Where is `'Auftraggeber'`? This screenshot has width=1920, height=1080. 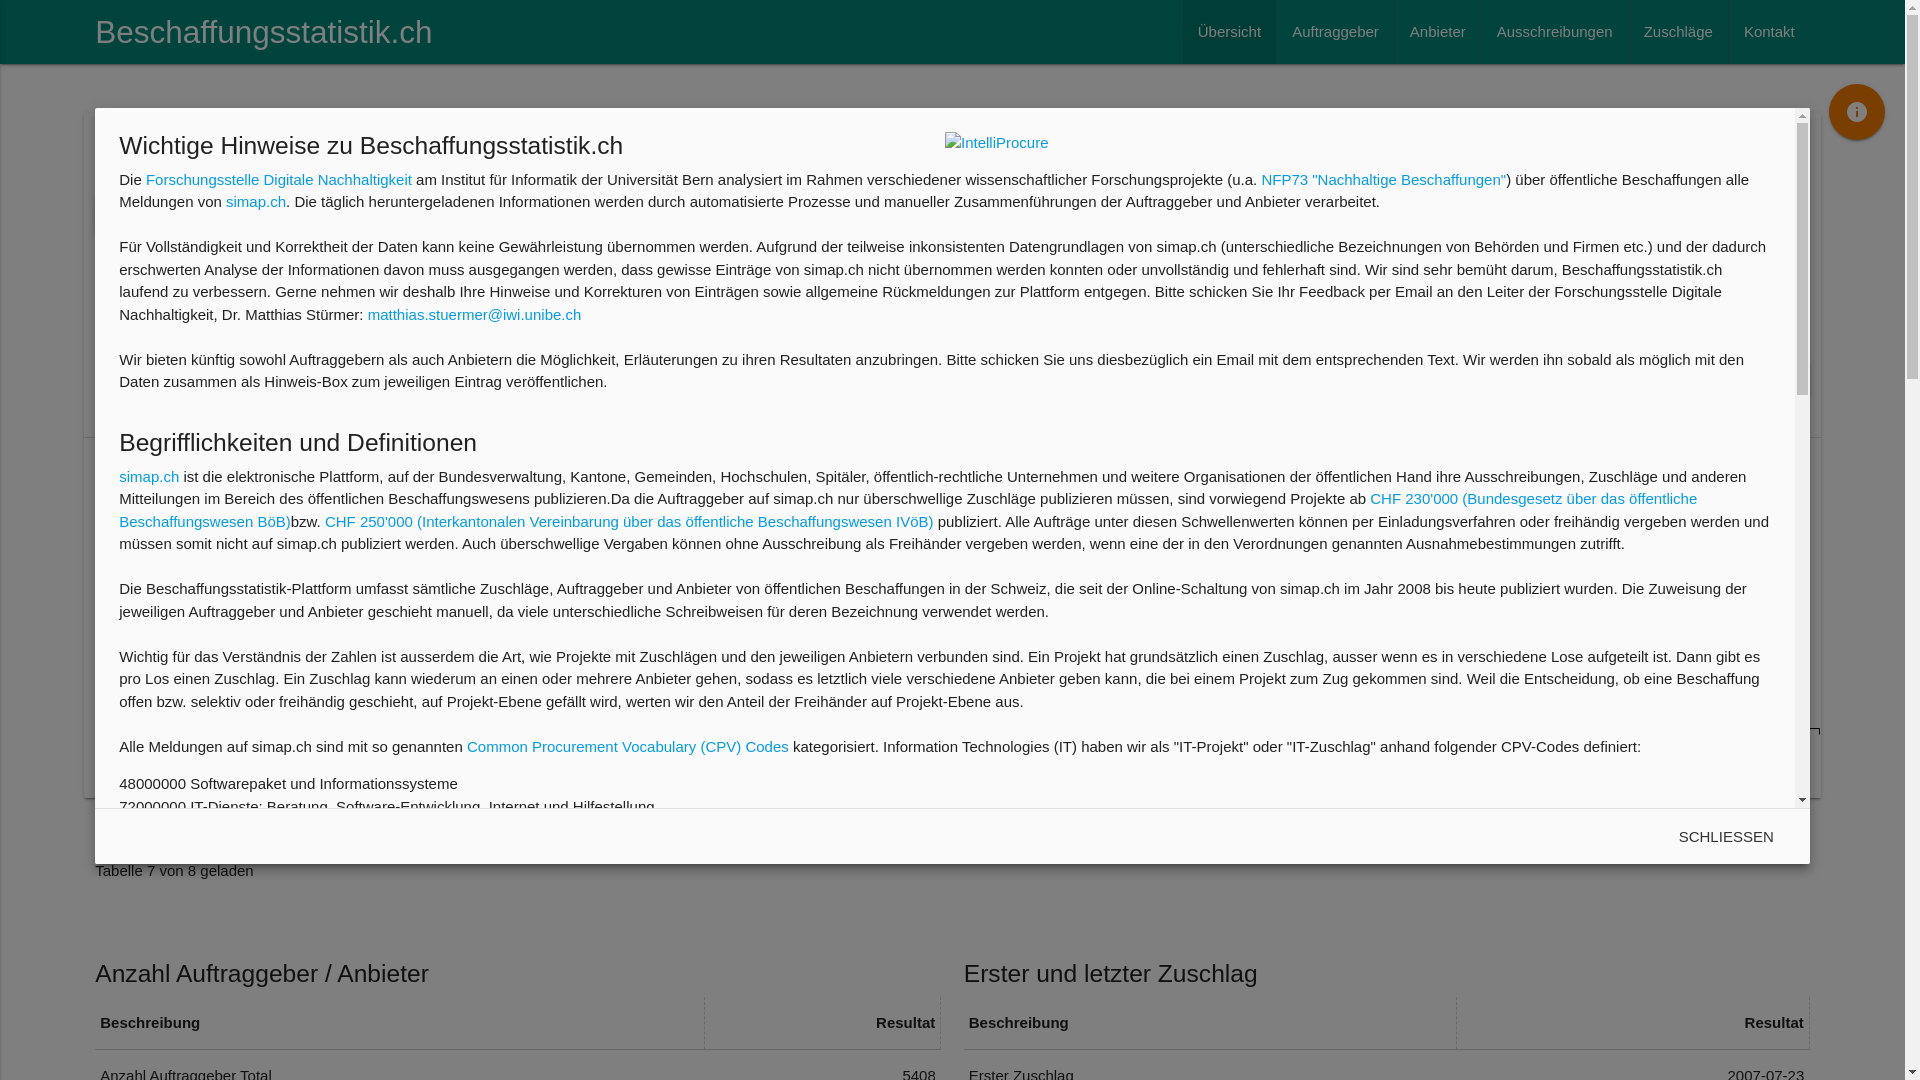
'Auftraggeber' is located at coordinates (1335, 31).